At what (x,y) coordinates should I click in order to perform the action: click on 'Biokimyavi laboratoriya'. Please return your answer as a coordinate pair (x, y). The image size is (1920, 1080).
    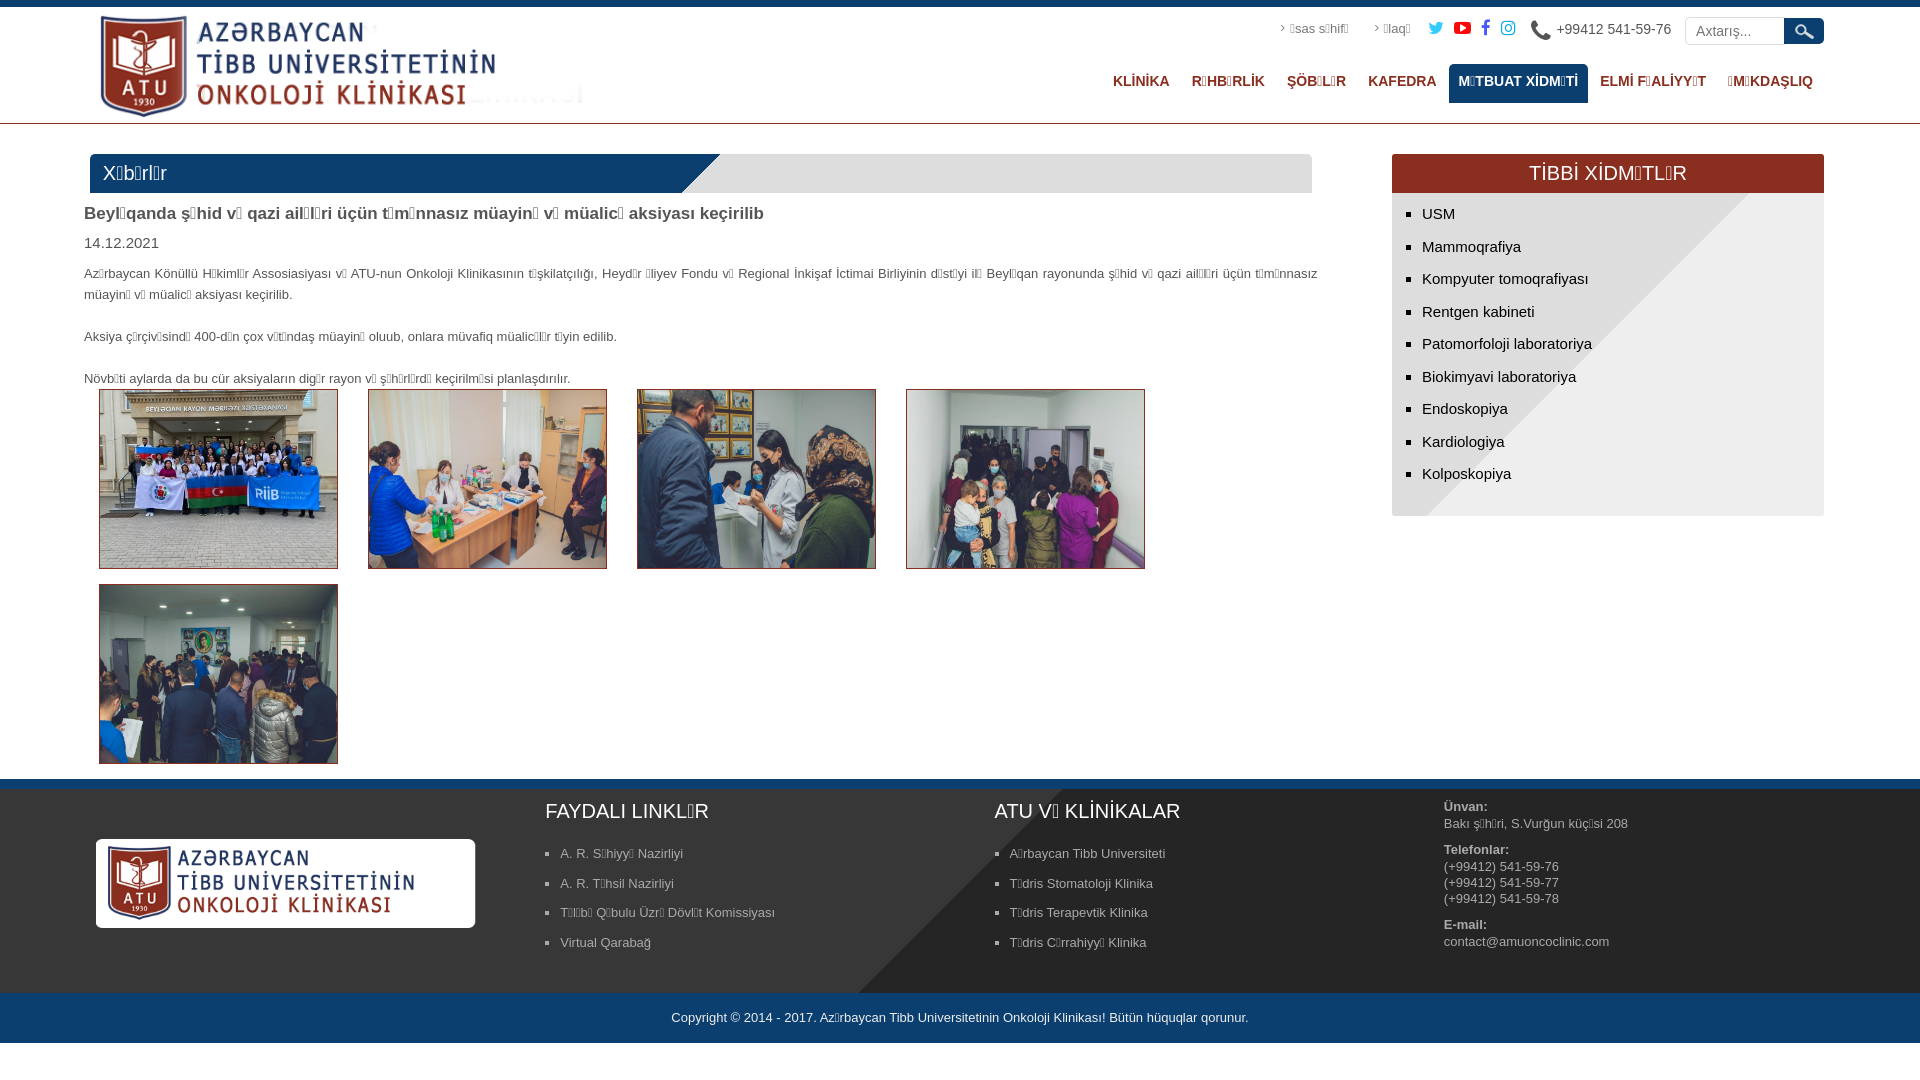
    Looking at the image, I should click on (1498, 376).